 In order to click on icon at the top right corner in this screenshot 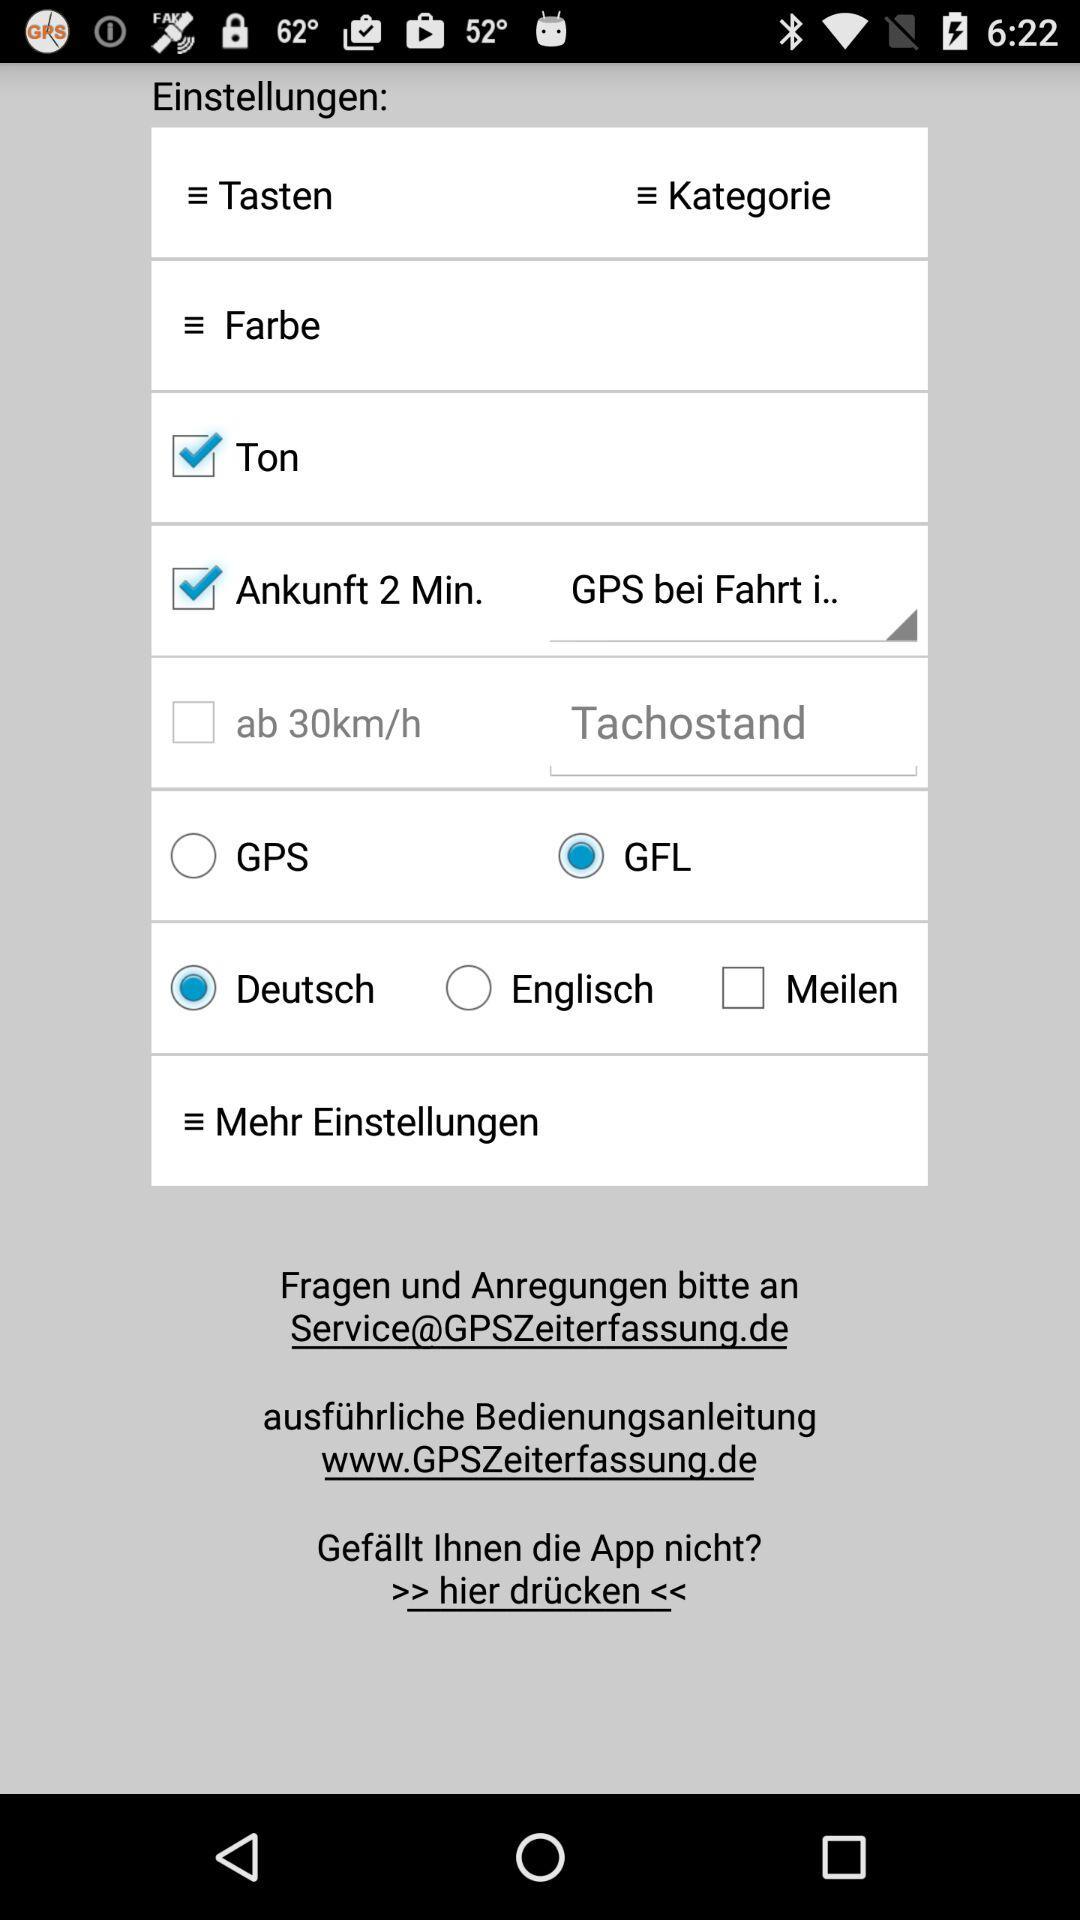, I will do `click(733, 194)`.